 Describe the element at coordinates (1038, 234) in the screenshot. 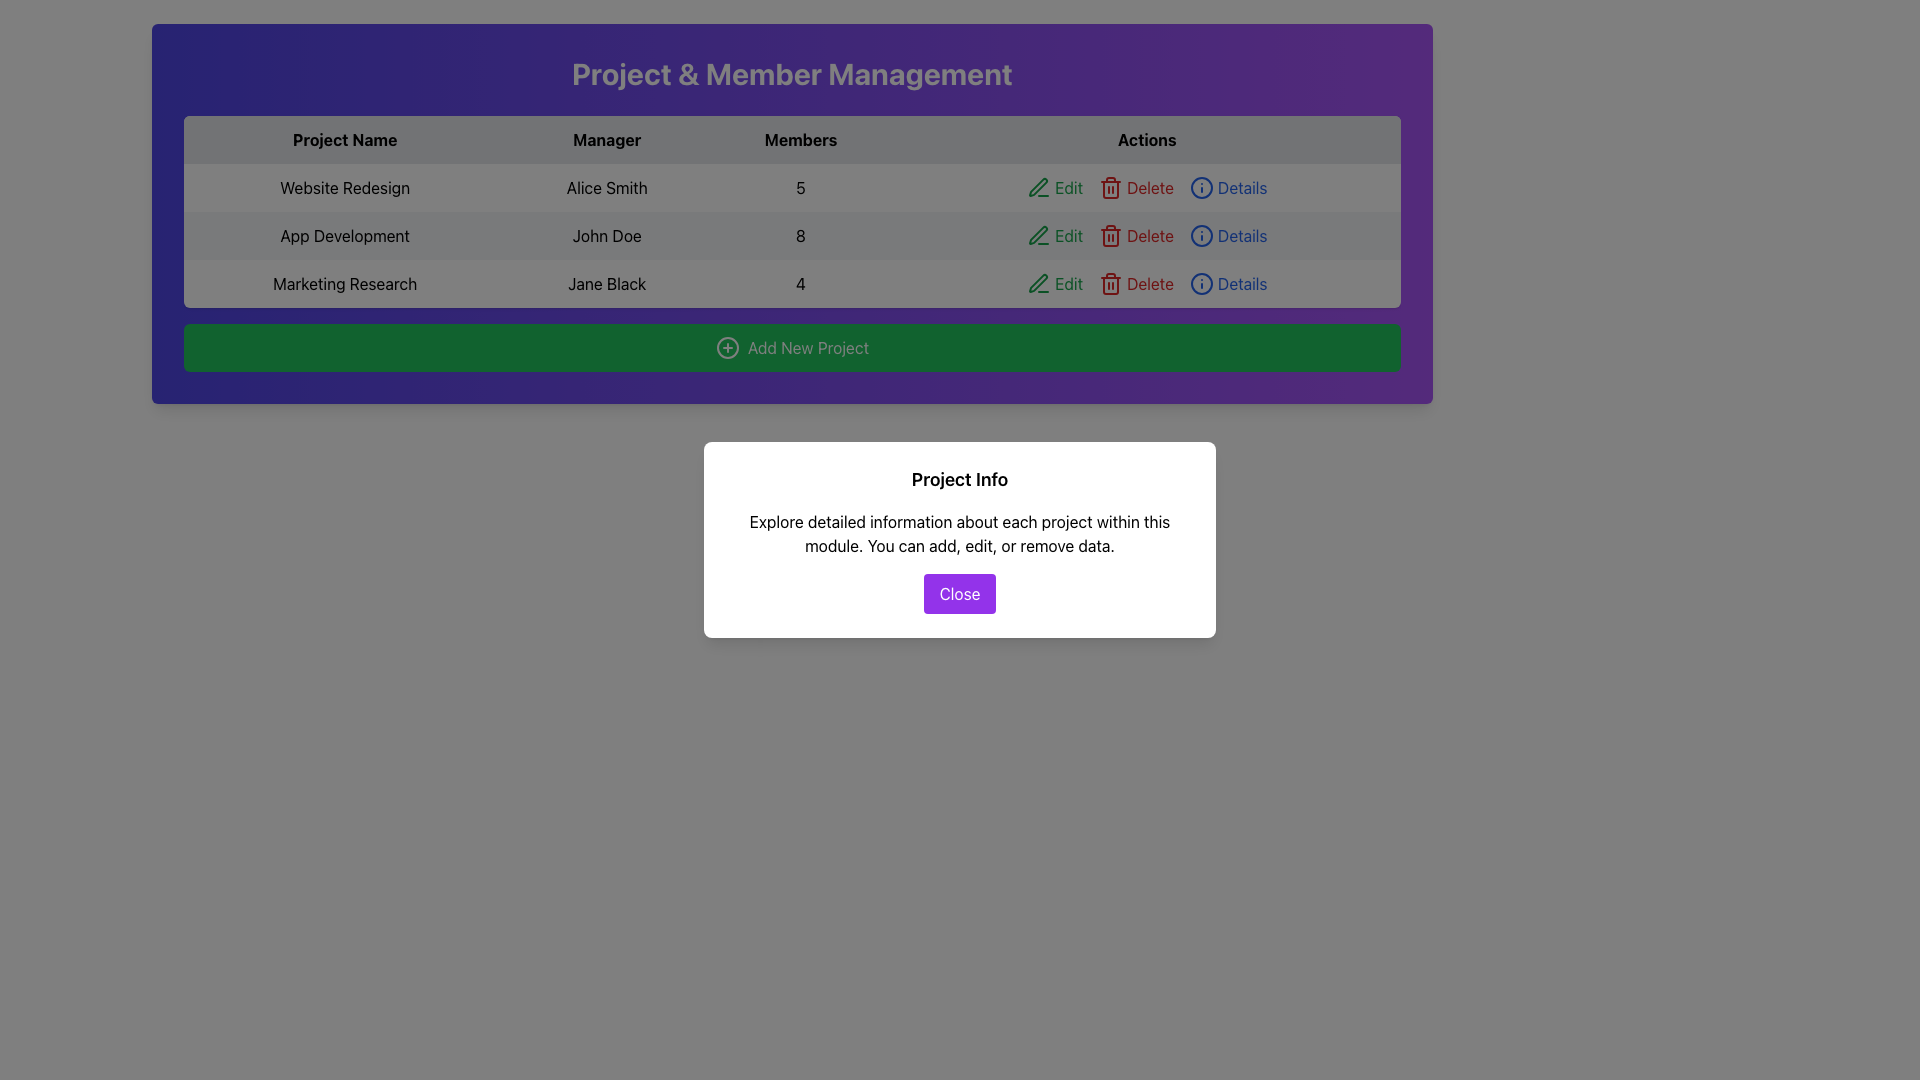

I see `the edit icon button located in the 'Actions' column next to the 'Edit' text for 'App Development'` at that location.